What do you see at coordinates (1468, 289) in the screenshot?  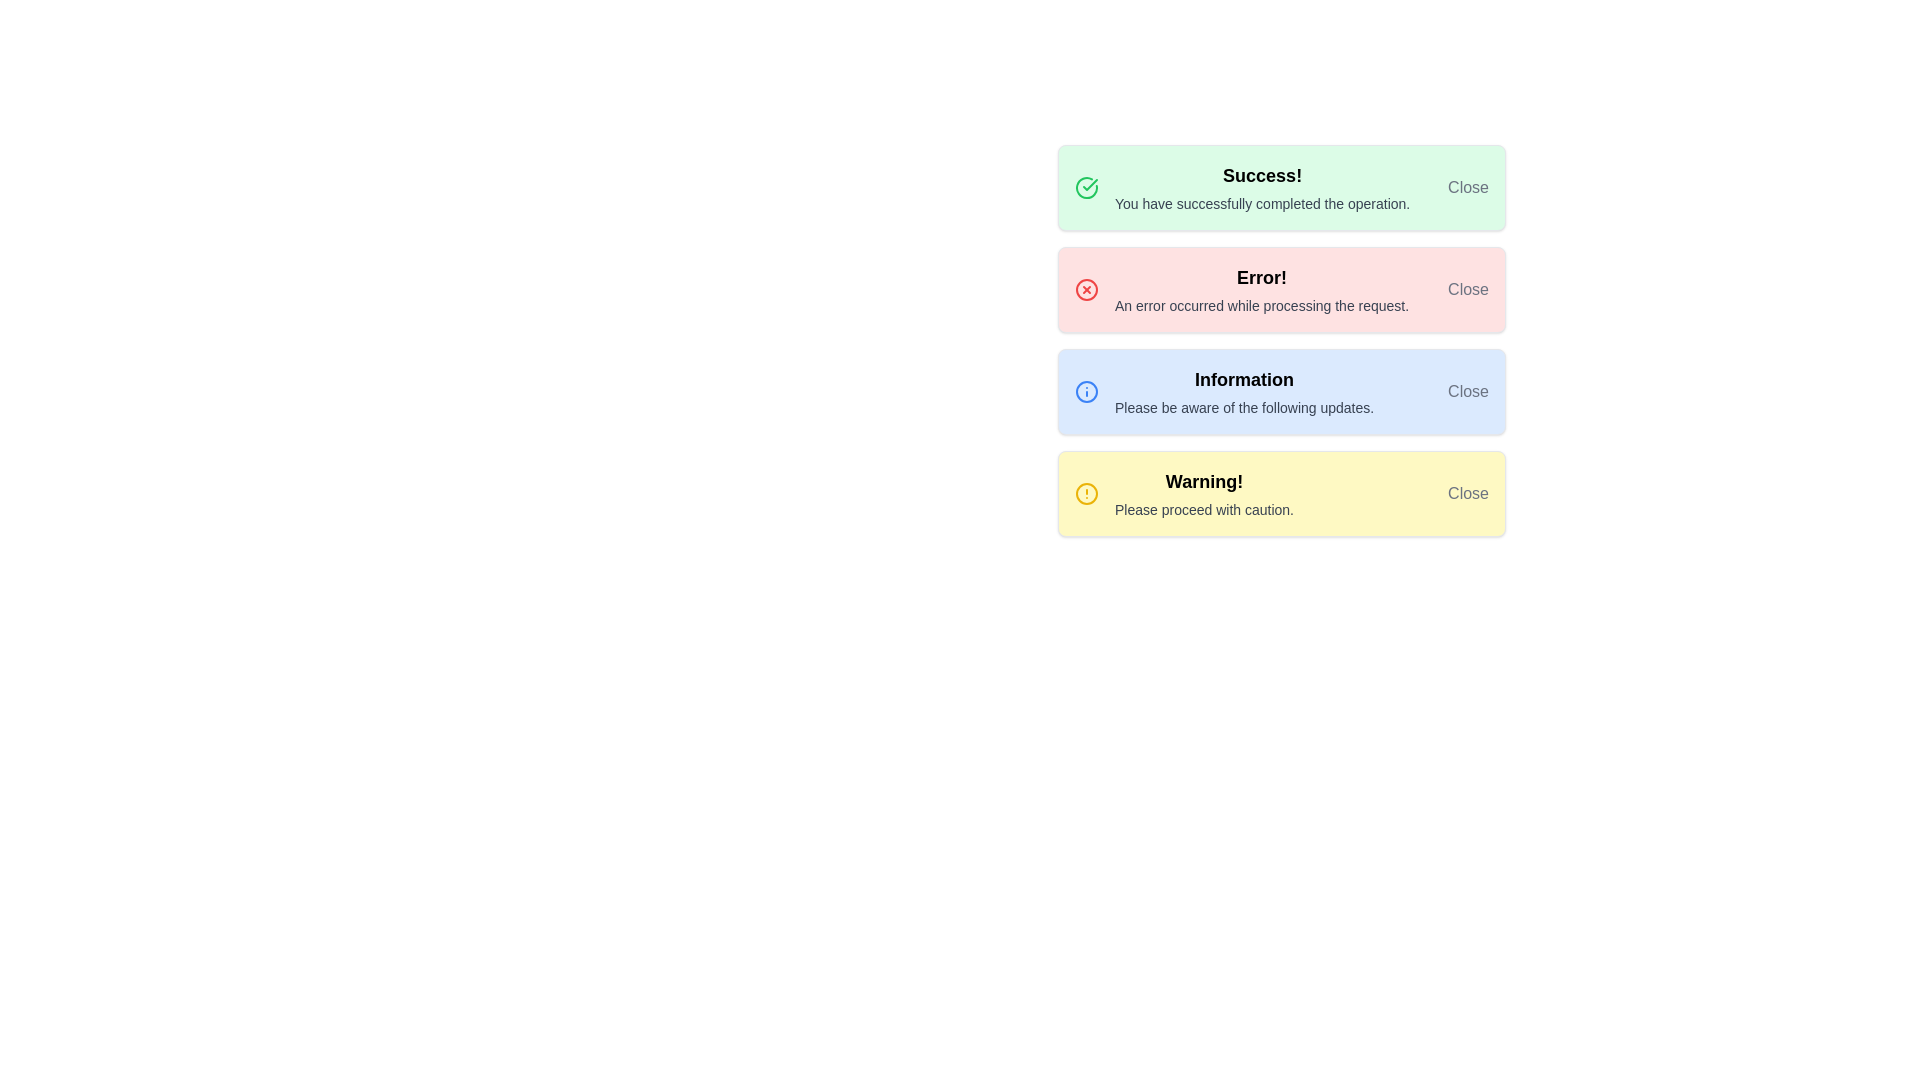 I see `the dismiss button with text label` at bounding box center [1468, 289].